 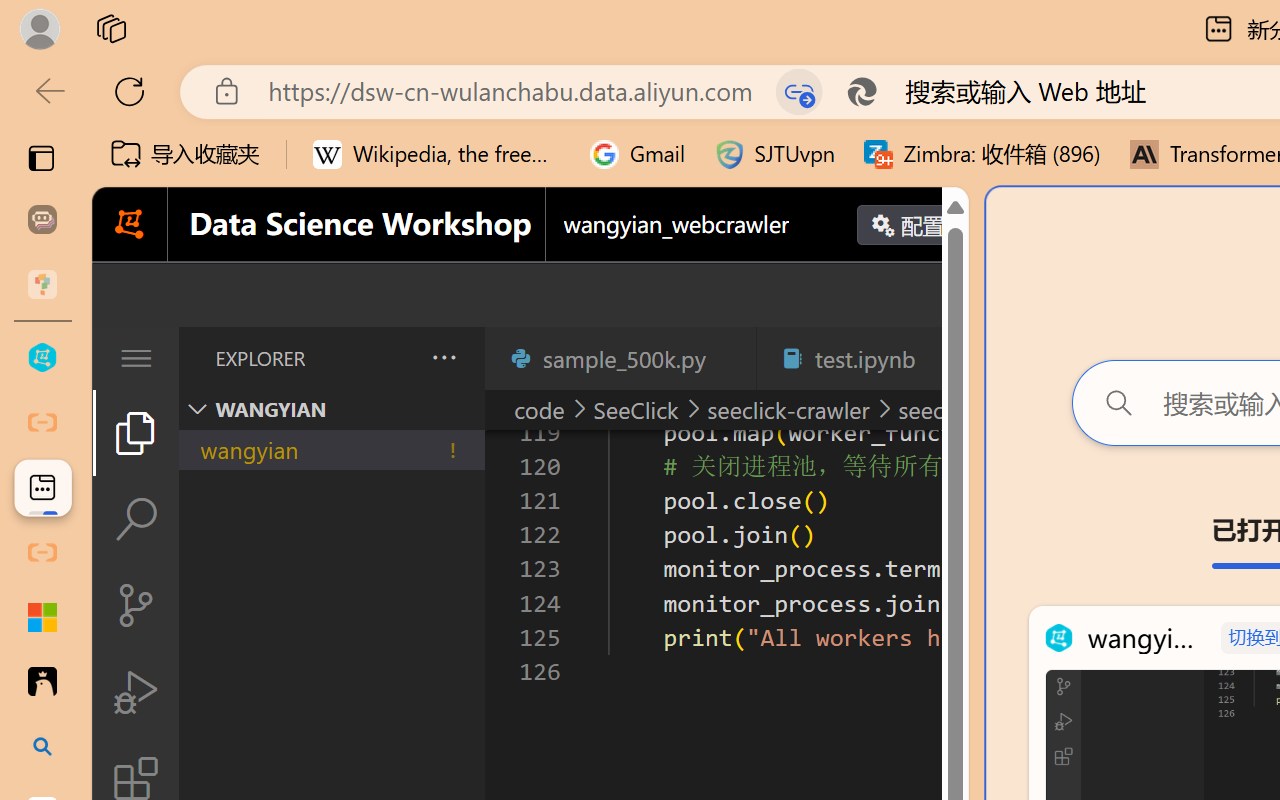 I want to click on 'sample_500k.py', so click(x=619, y=358).